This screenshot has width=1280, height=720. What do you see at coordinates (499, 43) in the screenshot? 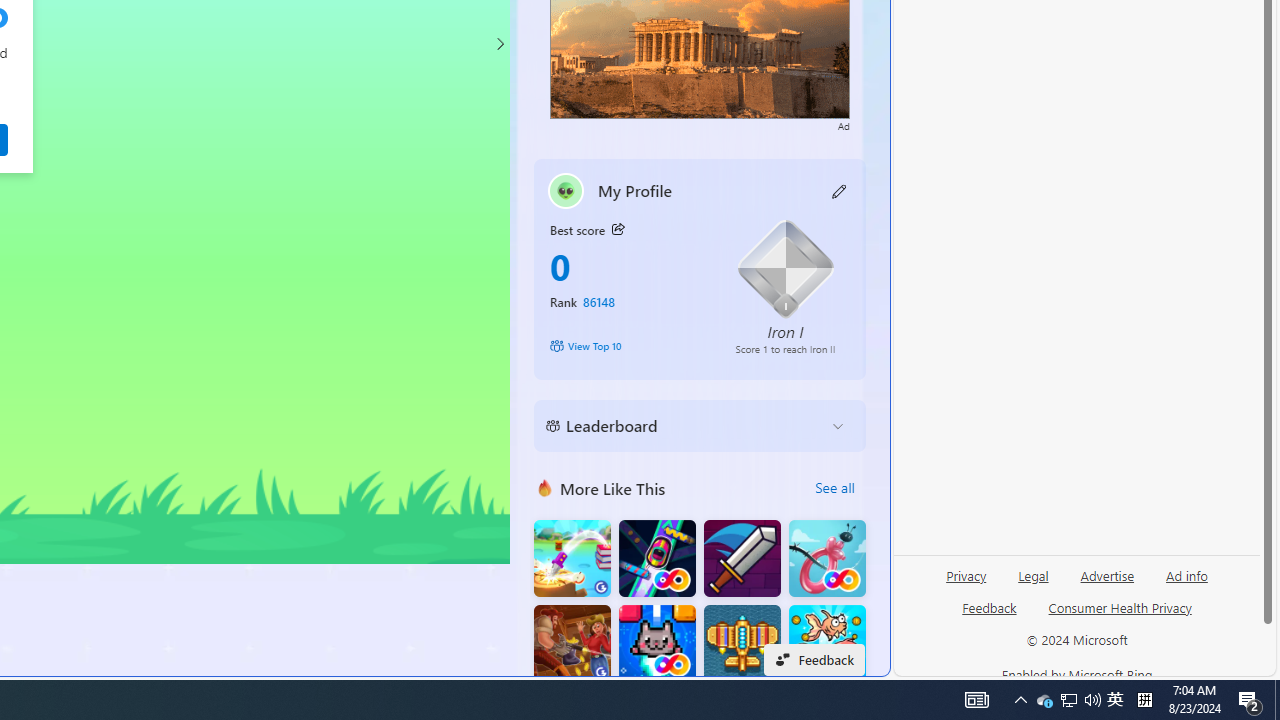
I see `'Class: control'` at bounding box center [499, 43].